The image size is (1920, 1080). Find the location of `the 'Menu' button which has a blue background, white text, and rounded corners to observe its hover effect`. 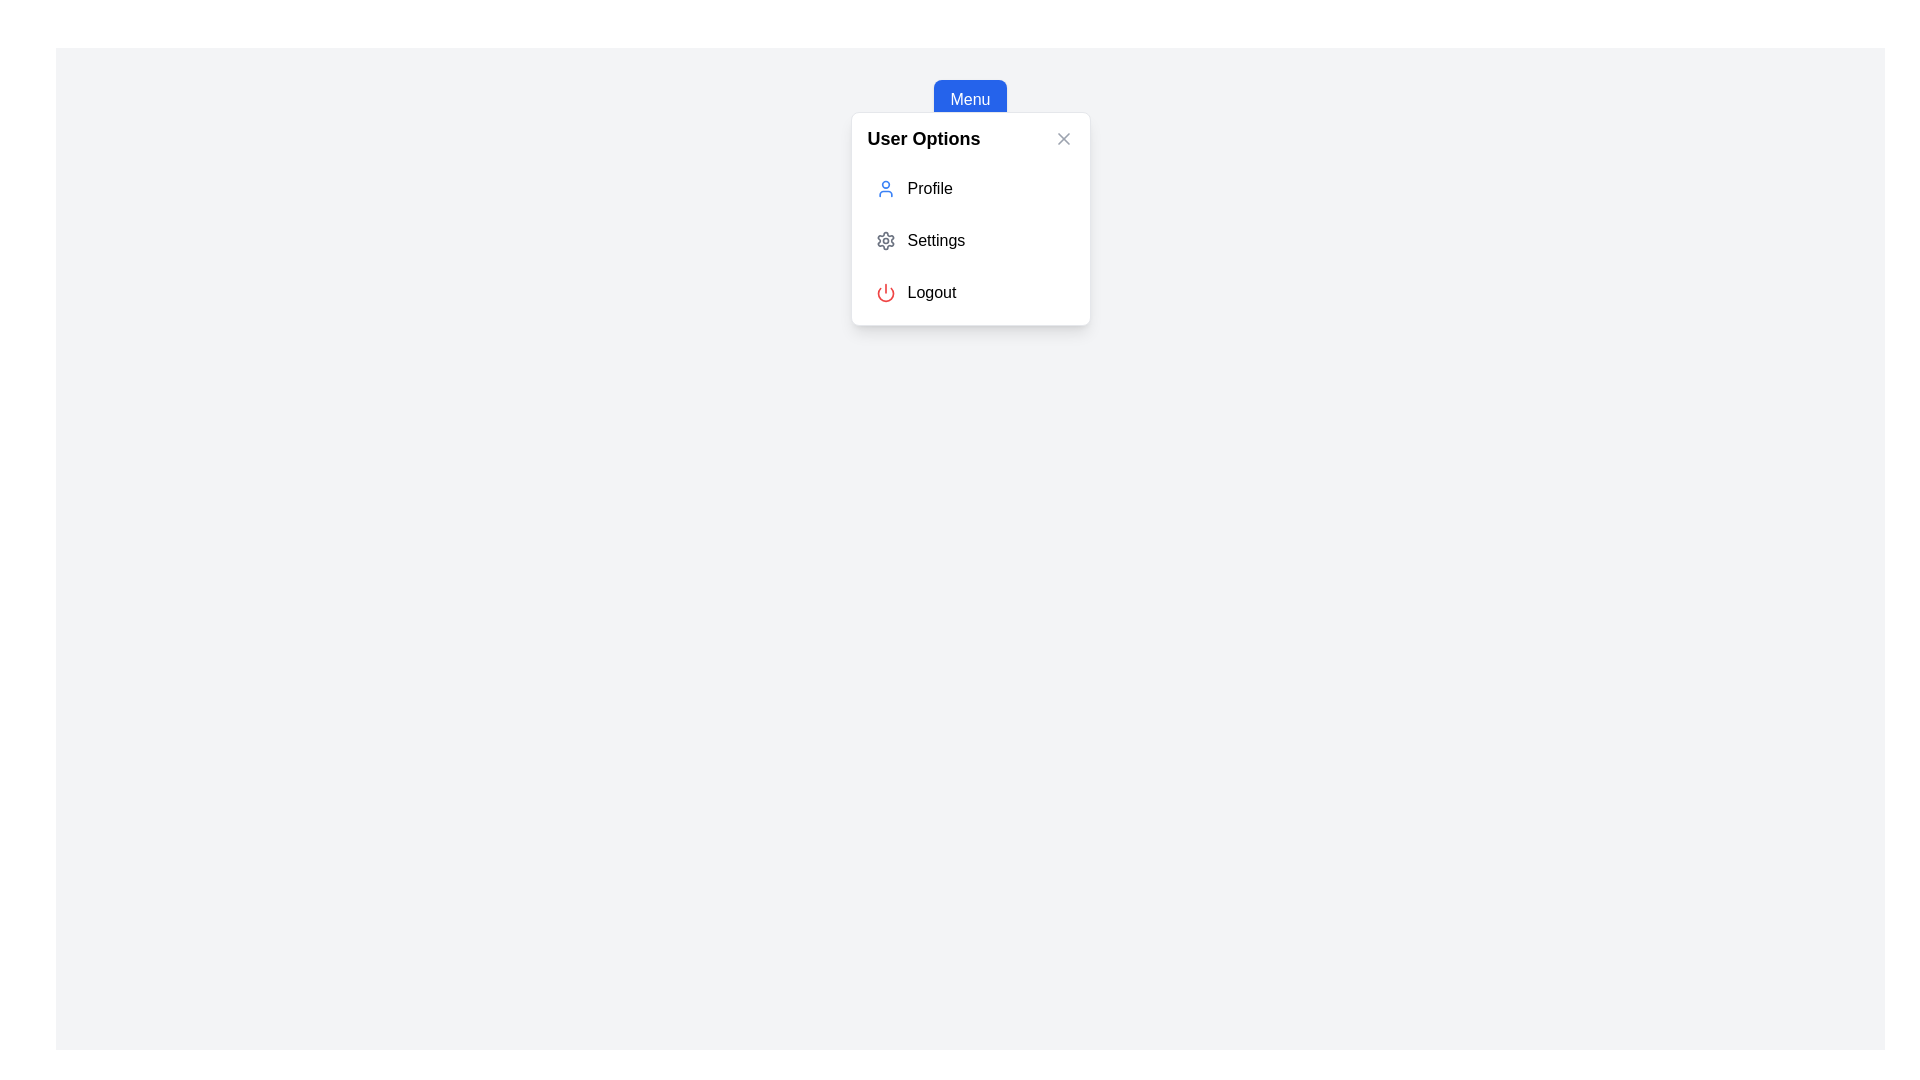

the 'Menu' button which has a blue background, white text, and rounded corners to observe its hover effect is located at coordinates (970, 100).